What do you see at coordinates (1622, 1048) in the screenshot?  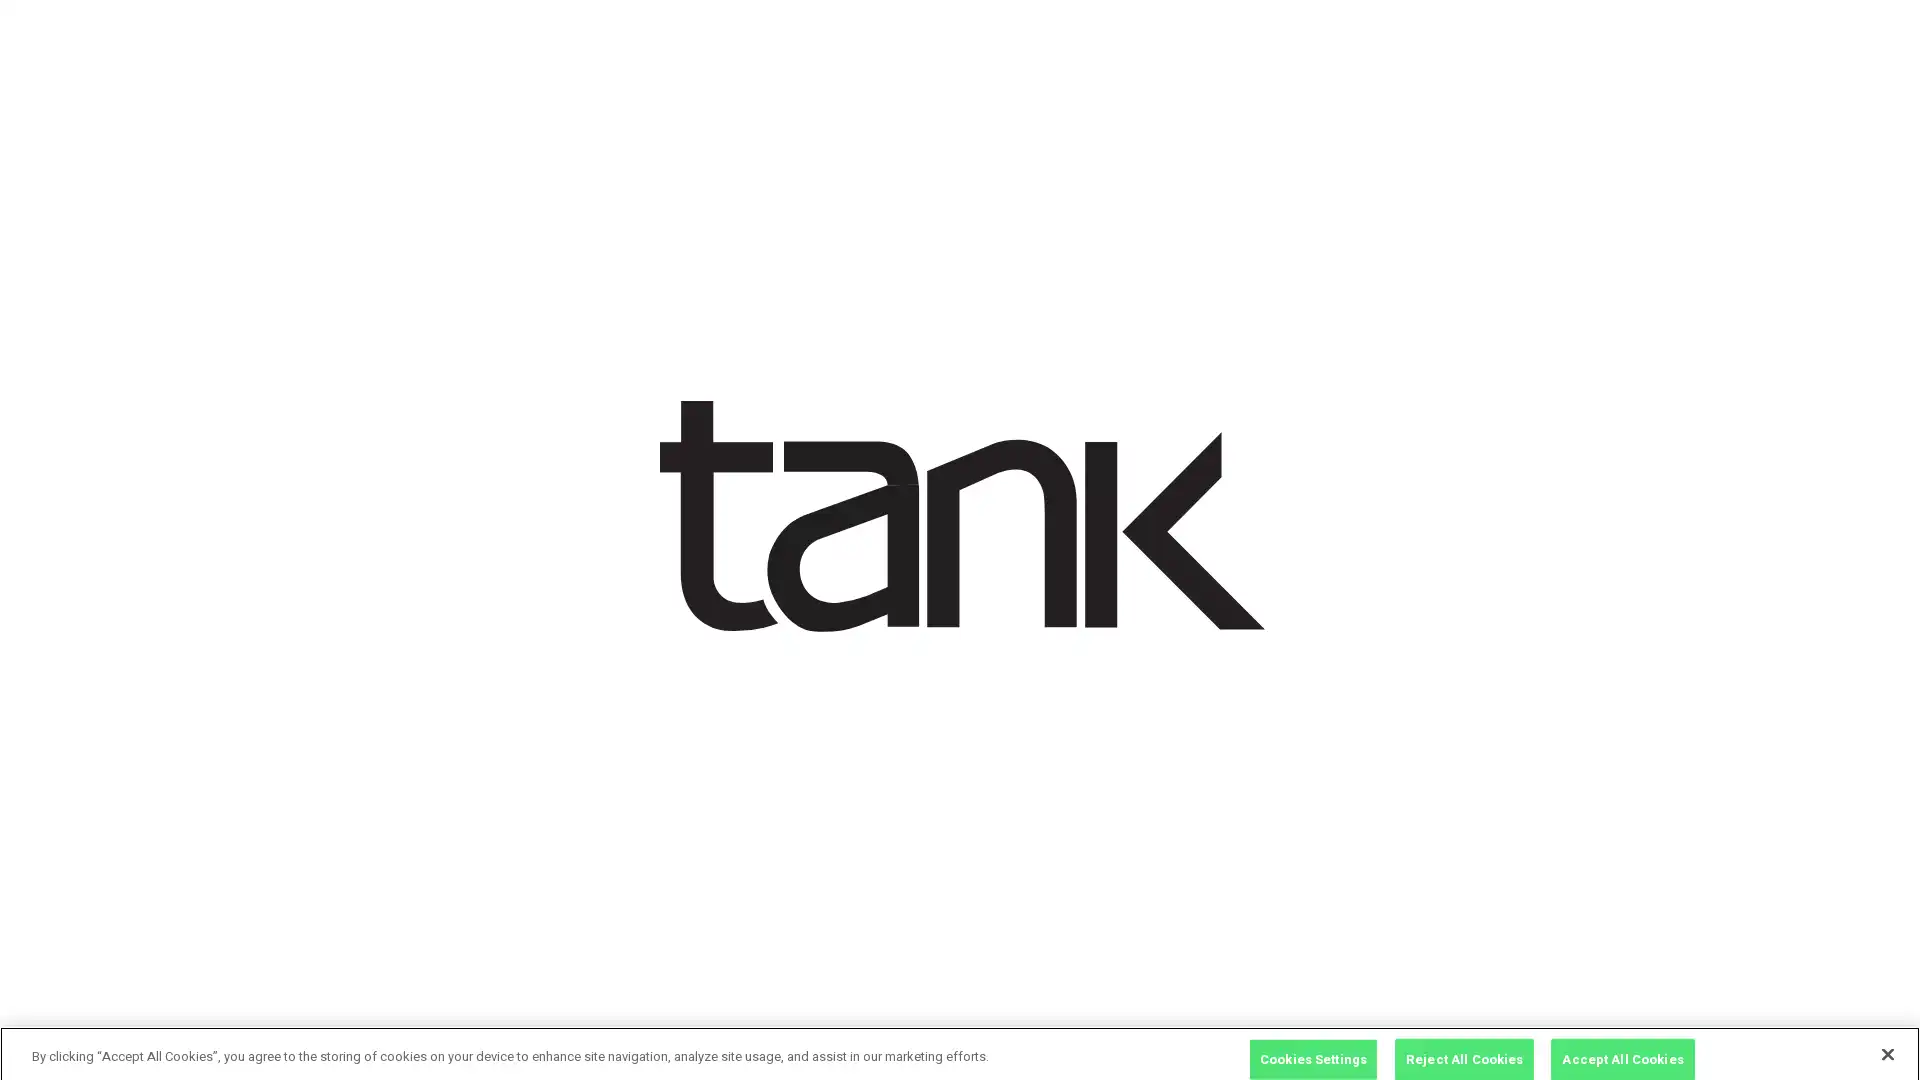 I see `Accept All Cookies` at bounding box center [1622, 1048].